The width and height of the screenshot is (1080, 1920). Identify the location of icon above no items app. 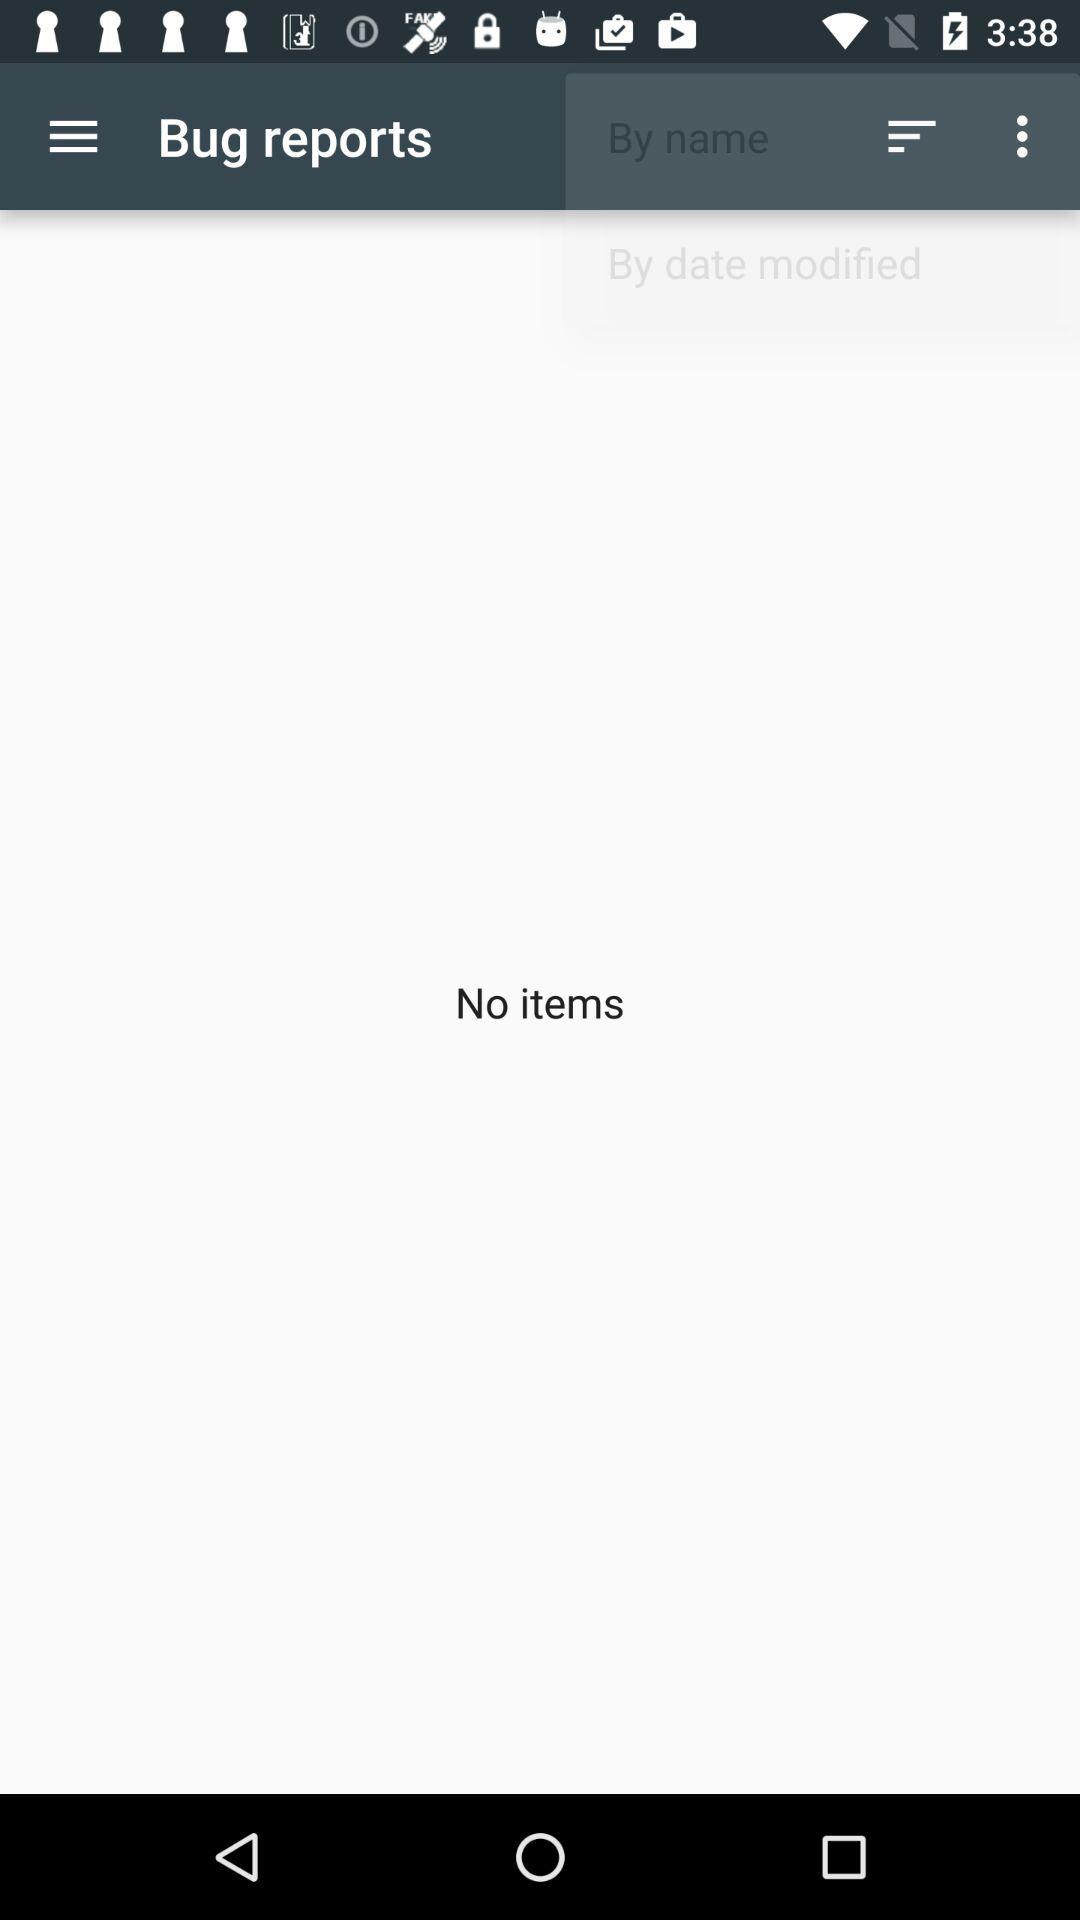
(72, 135).